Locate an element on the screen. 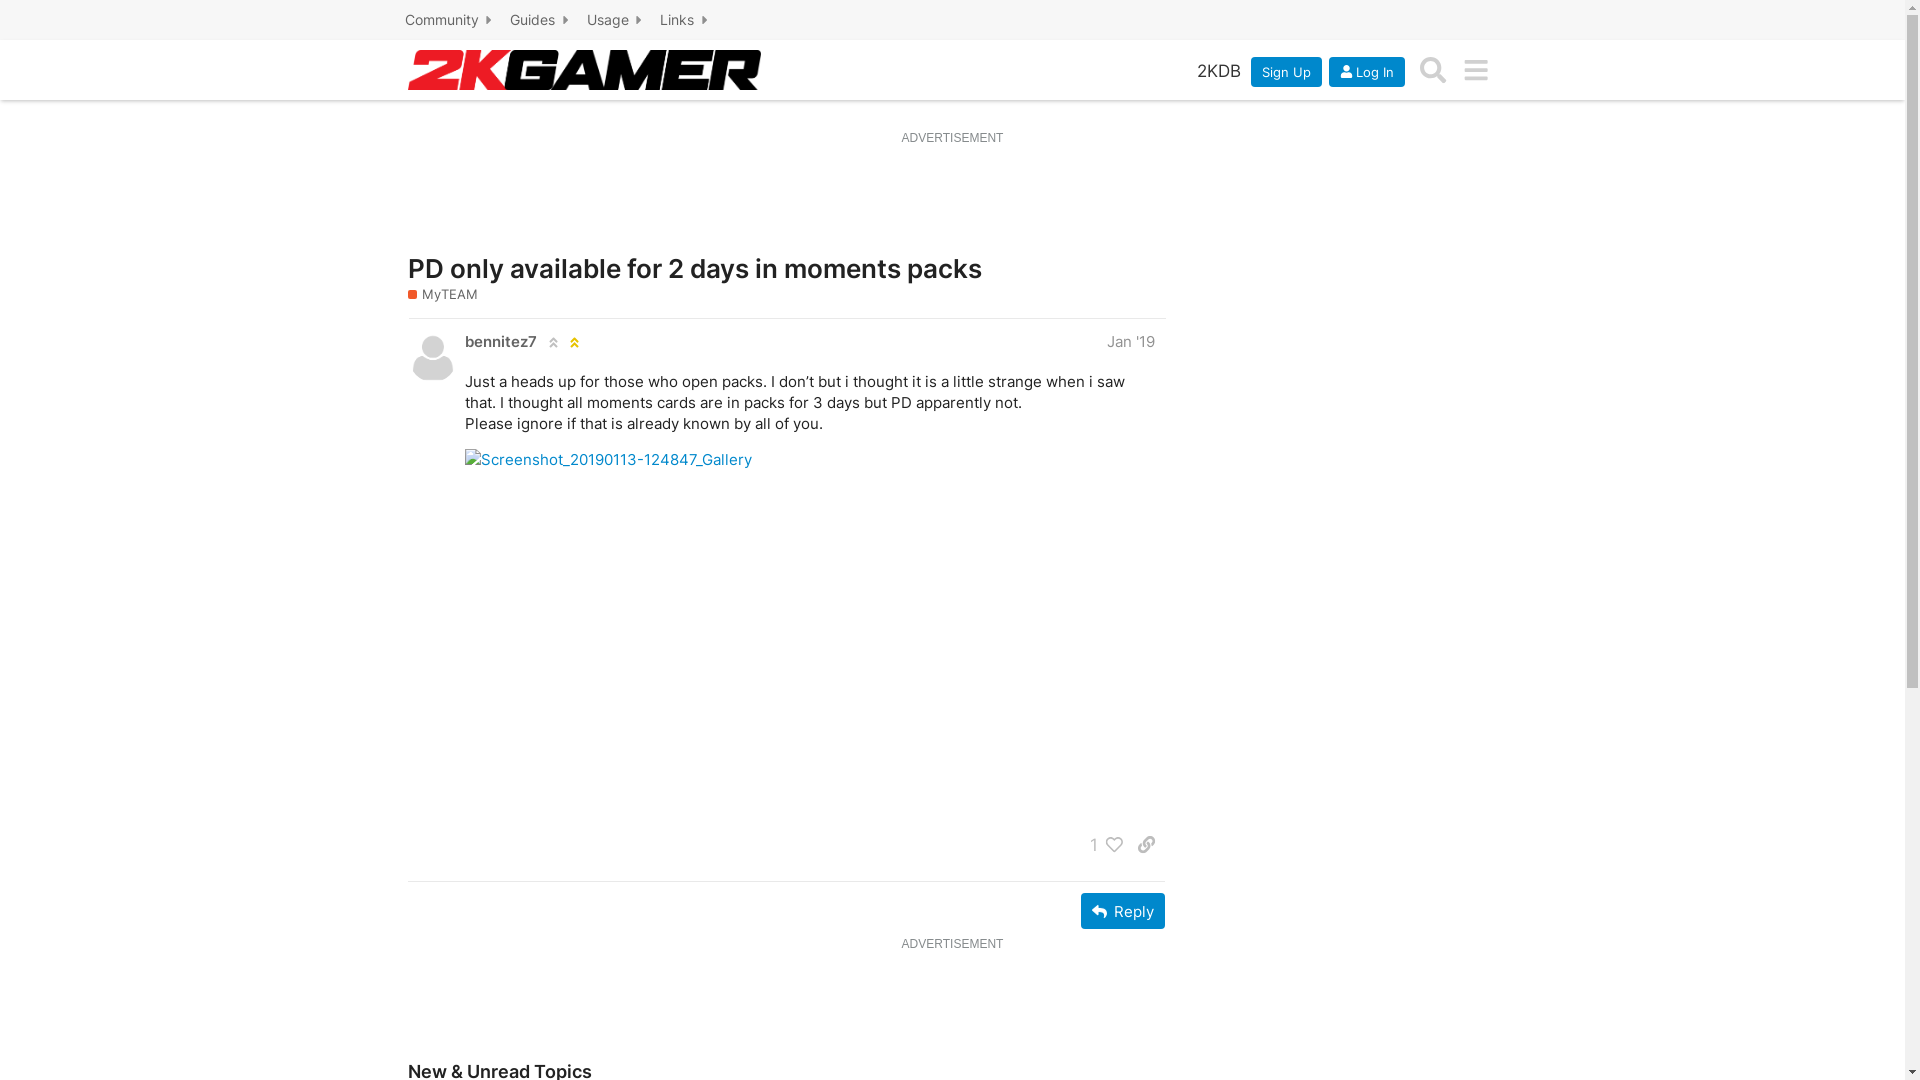 The image size is (1920, 1080). '1' is located at coordinates (1079, 844).